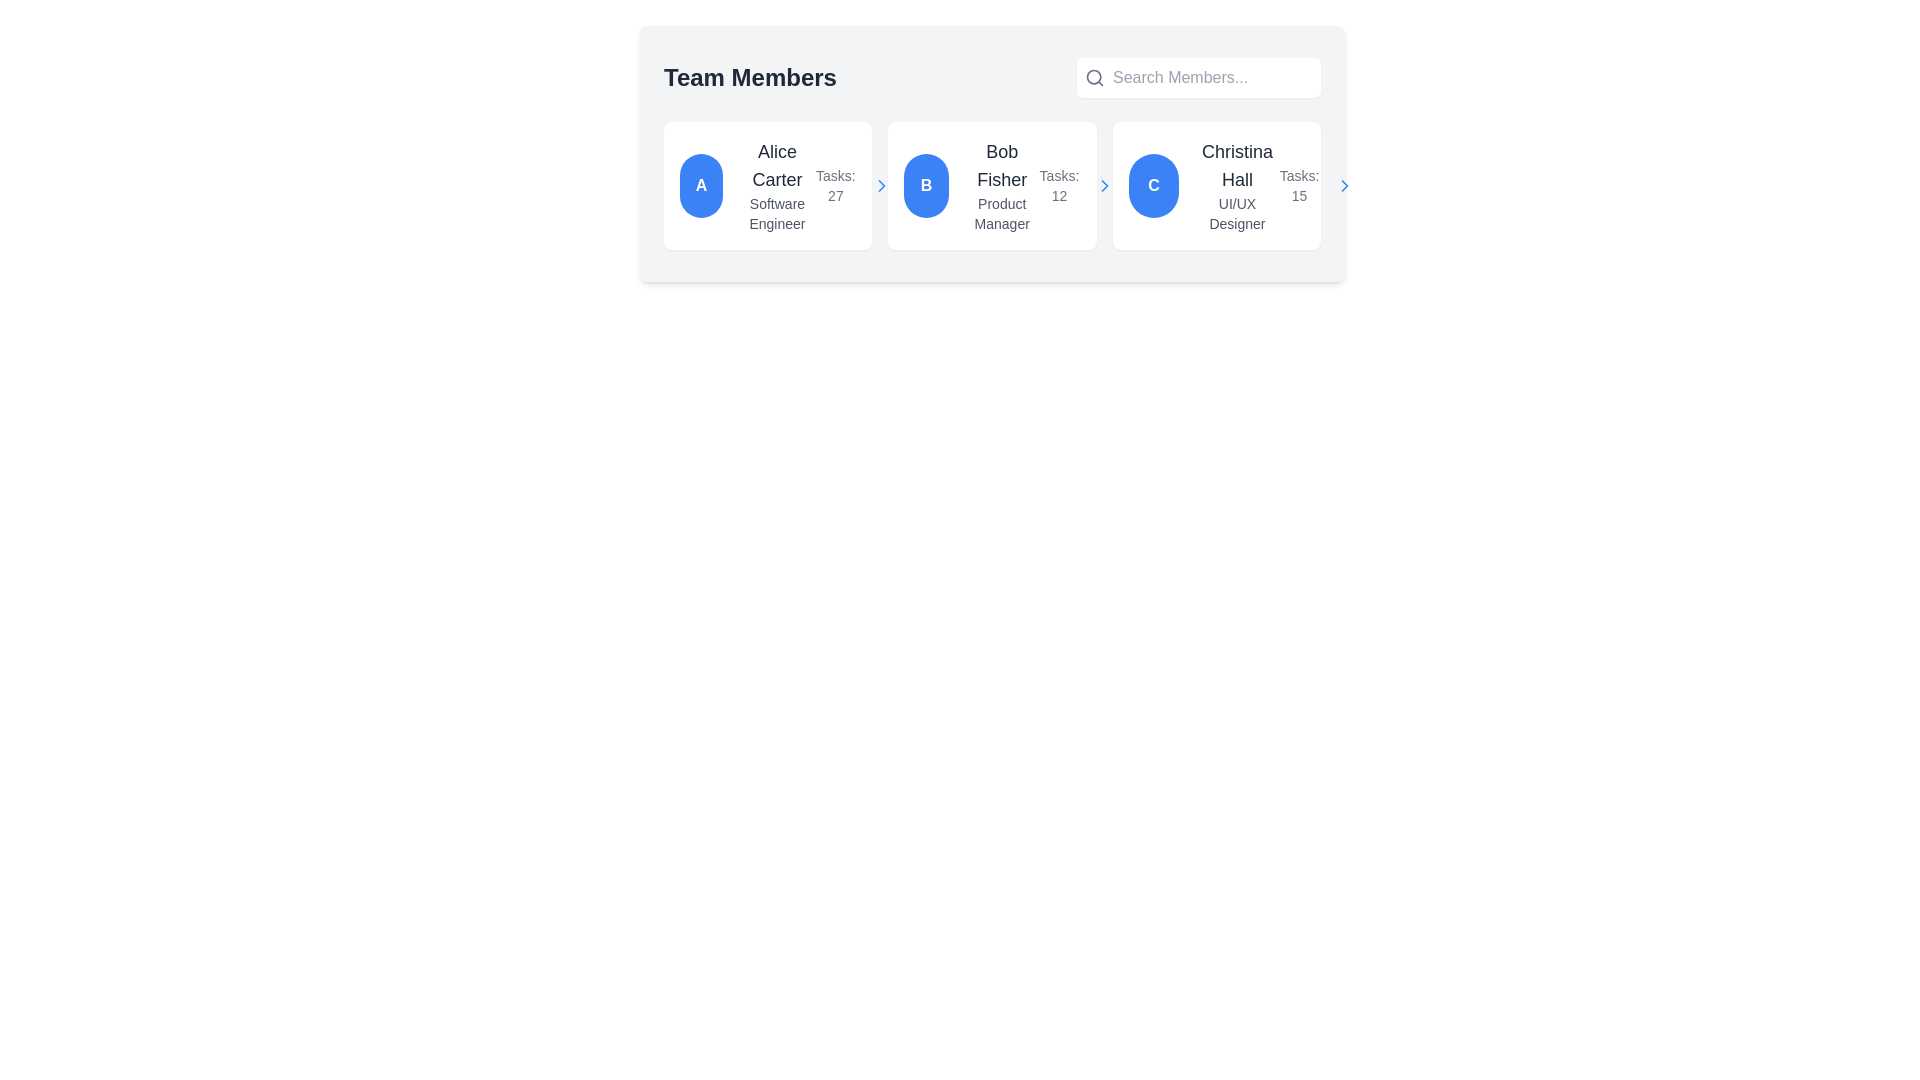 The width and height of the screenshot is (1920, 1080). Describe the element at coordinates (835, 185) in the screenshot. I see `the Text label displaying 'Tasks: 27' which is styled in a small gray font, located to the right of the profile icon and name 'Alice Carter' in the first user card of a horizontal list` at that location.